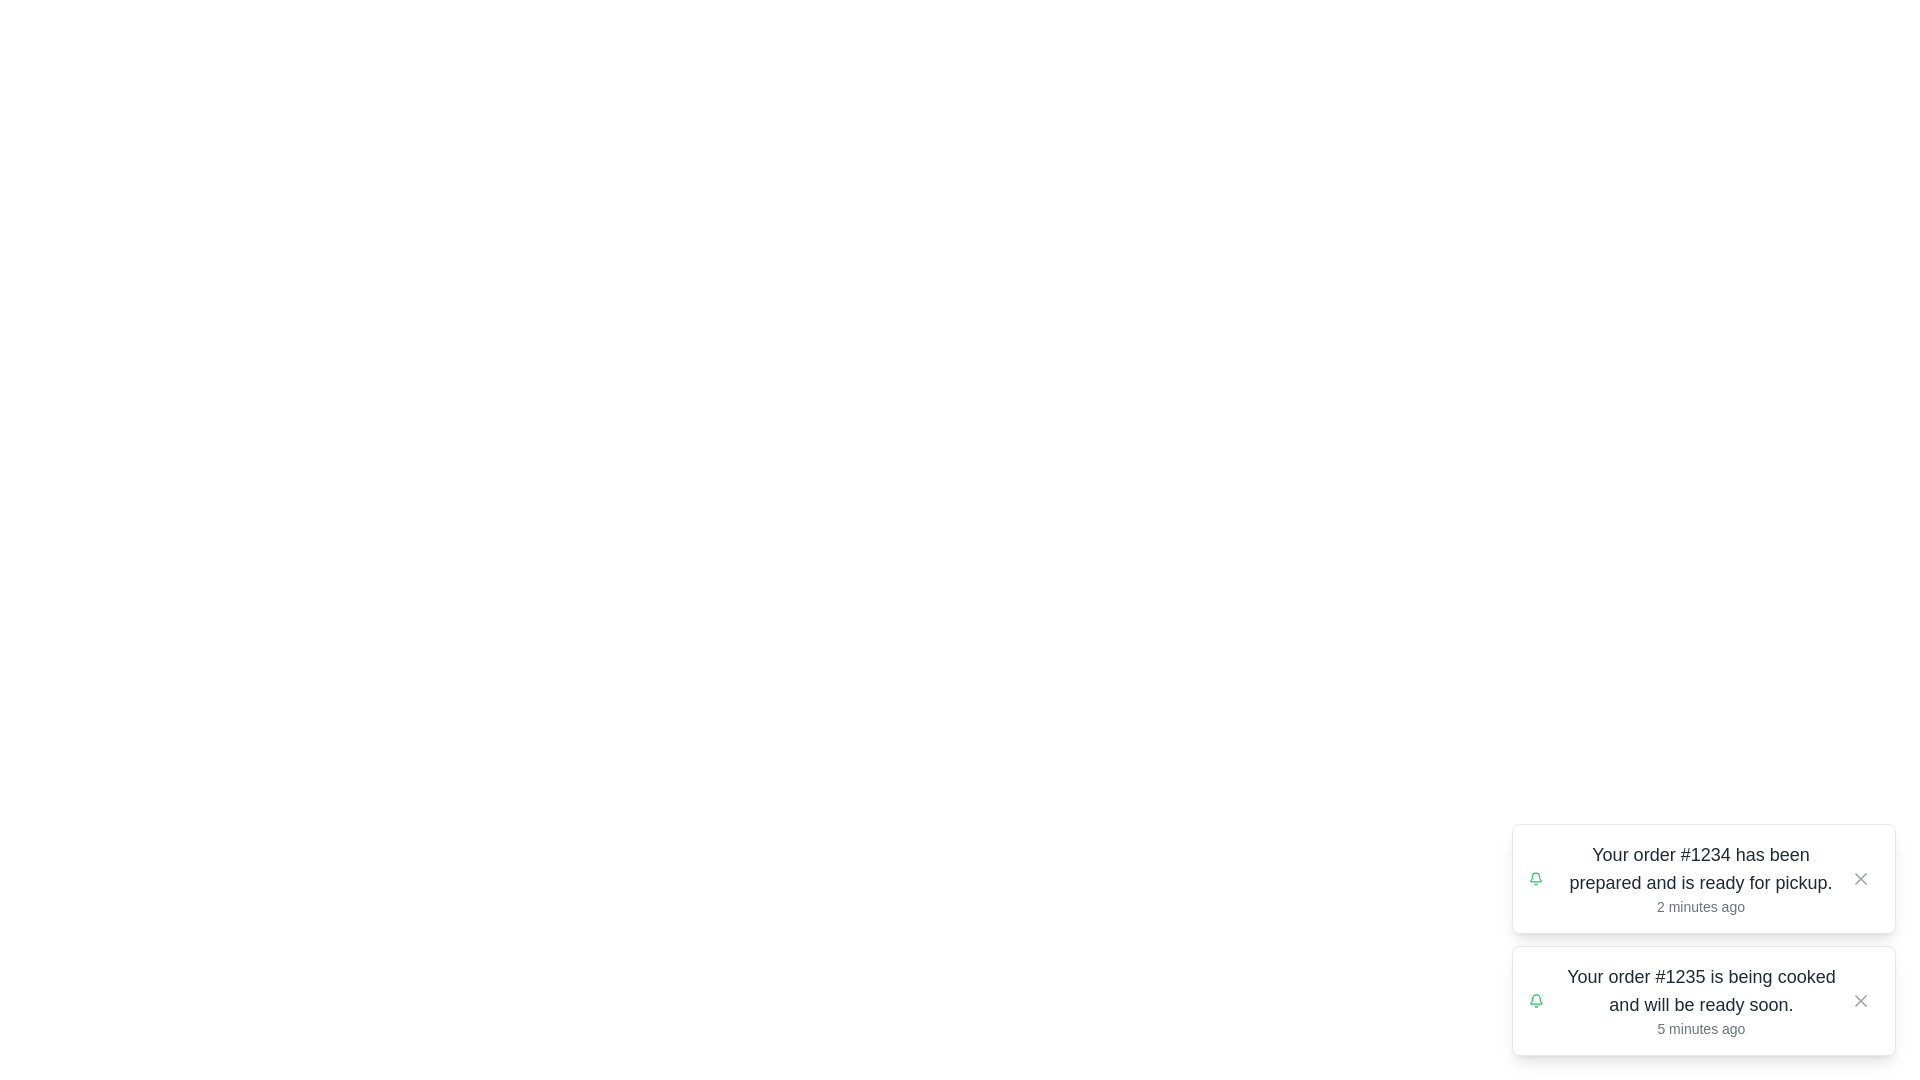 This screenshot has width=1920, height=1080. Describe the element at coordinates (1860, 878) in the screenshot. I see `the close button located at the top right corner of the notification card to change its color to red` at that location.